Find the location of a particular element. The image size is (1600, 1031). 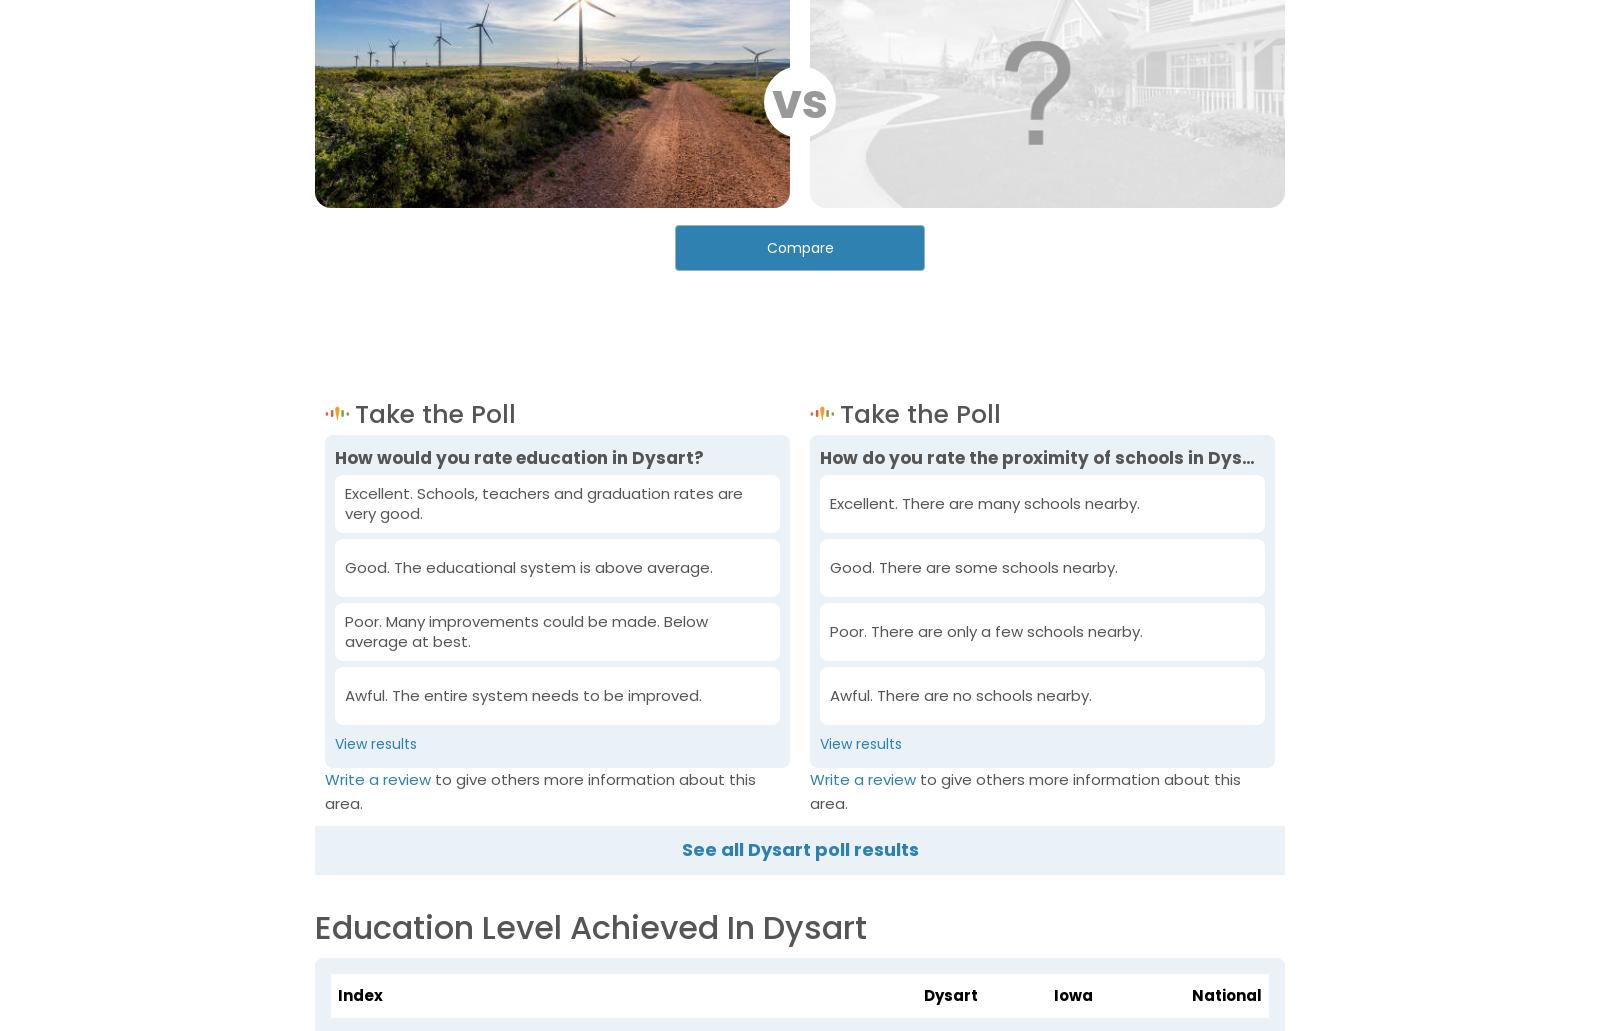

'Excellent. There are many schools nearby.' is located at coordinates (983, 503).